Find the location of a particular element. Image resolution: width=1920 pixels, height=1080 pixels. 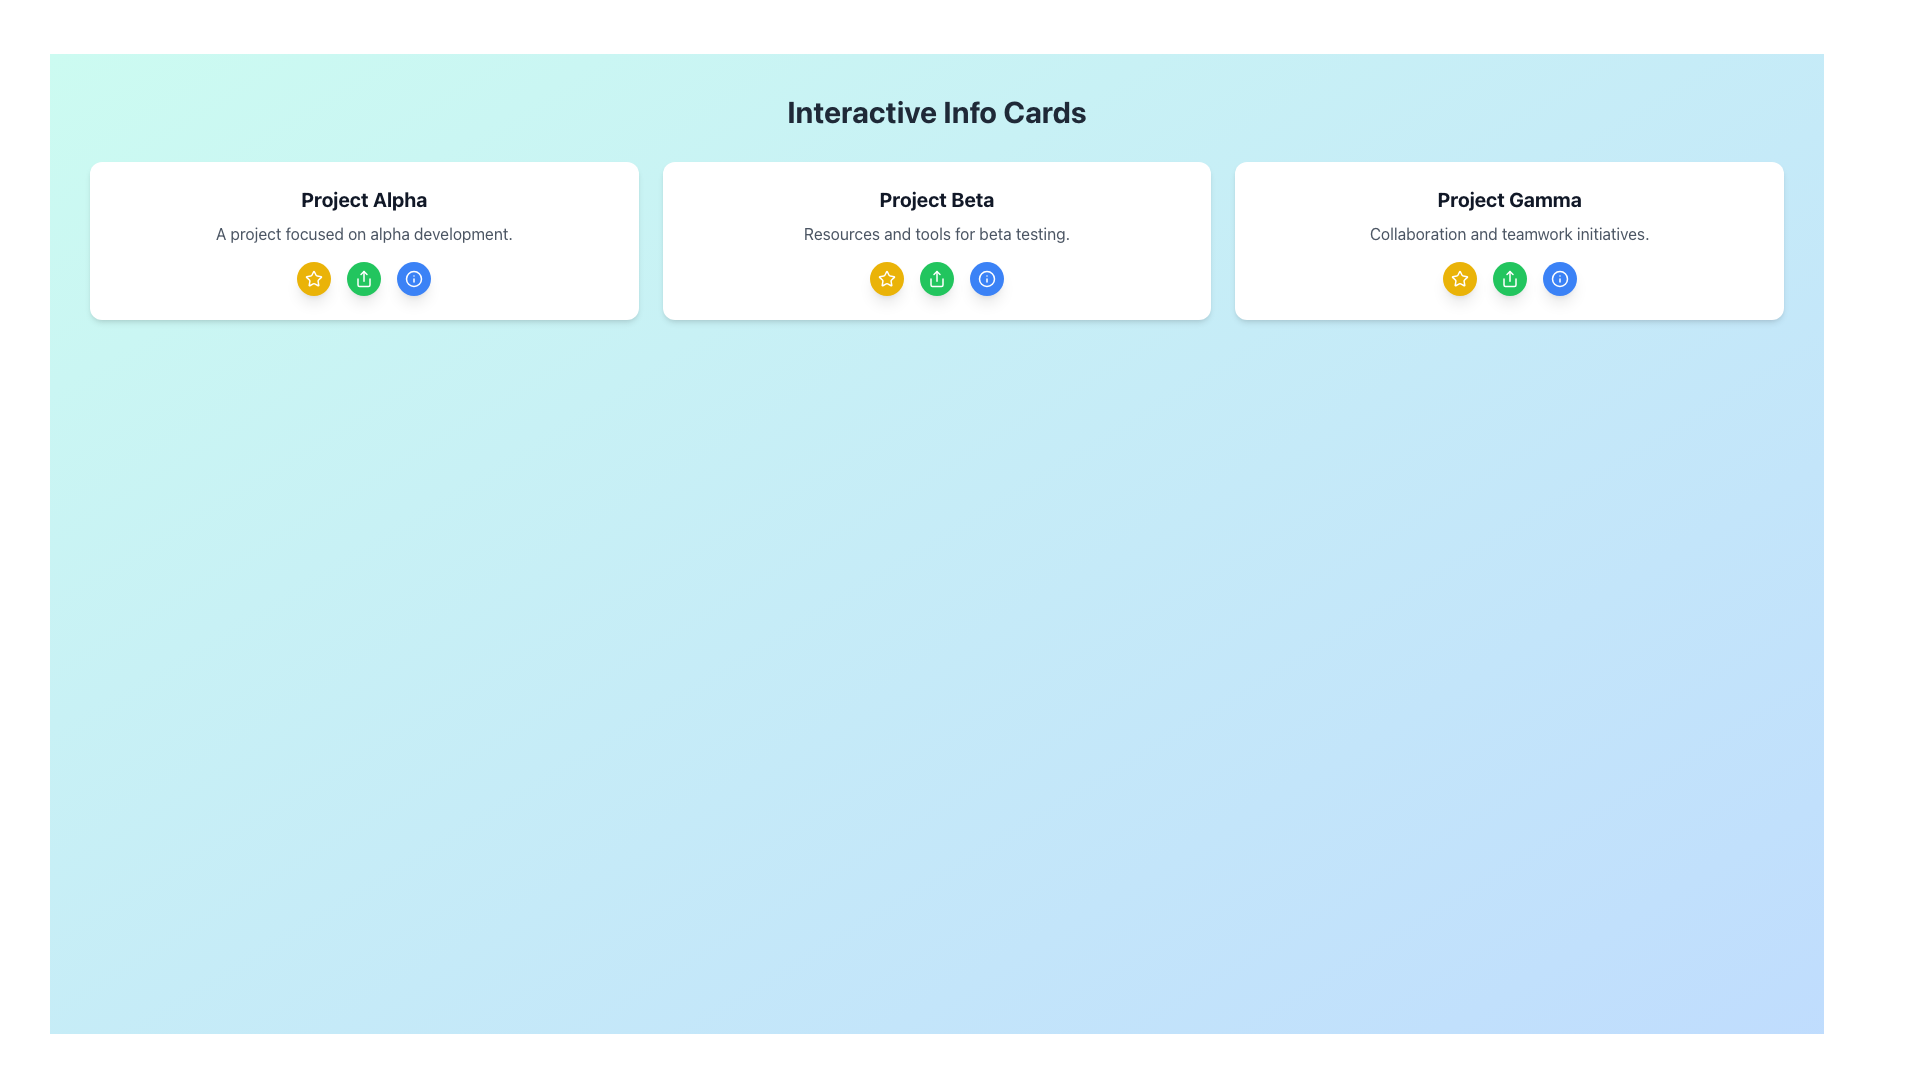

the SVG icon representing an info symbol located at the lower right side of the Project Beta card is located at coordinates (987, 278).